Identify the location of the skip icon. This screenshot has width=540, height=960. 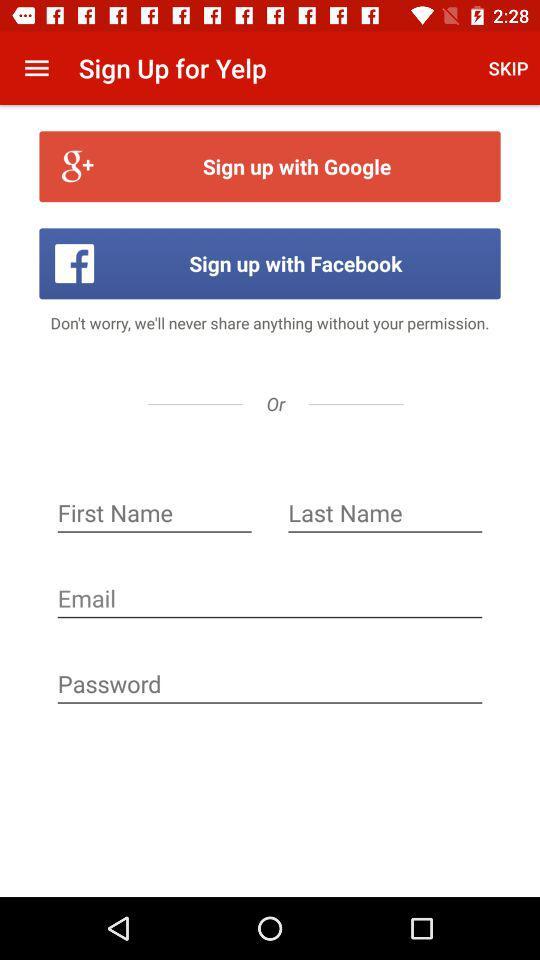
(508, 68).